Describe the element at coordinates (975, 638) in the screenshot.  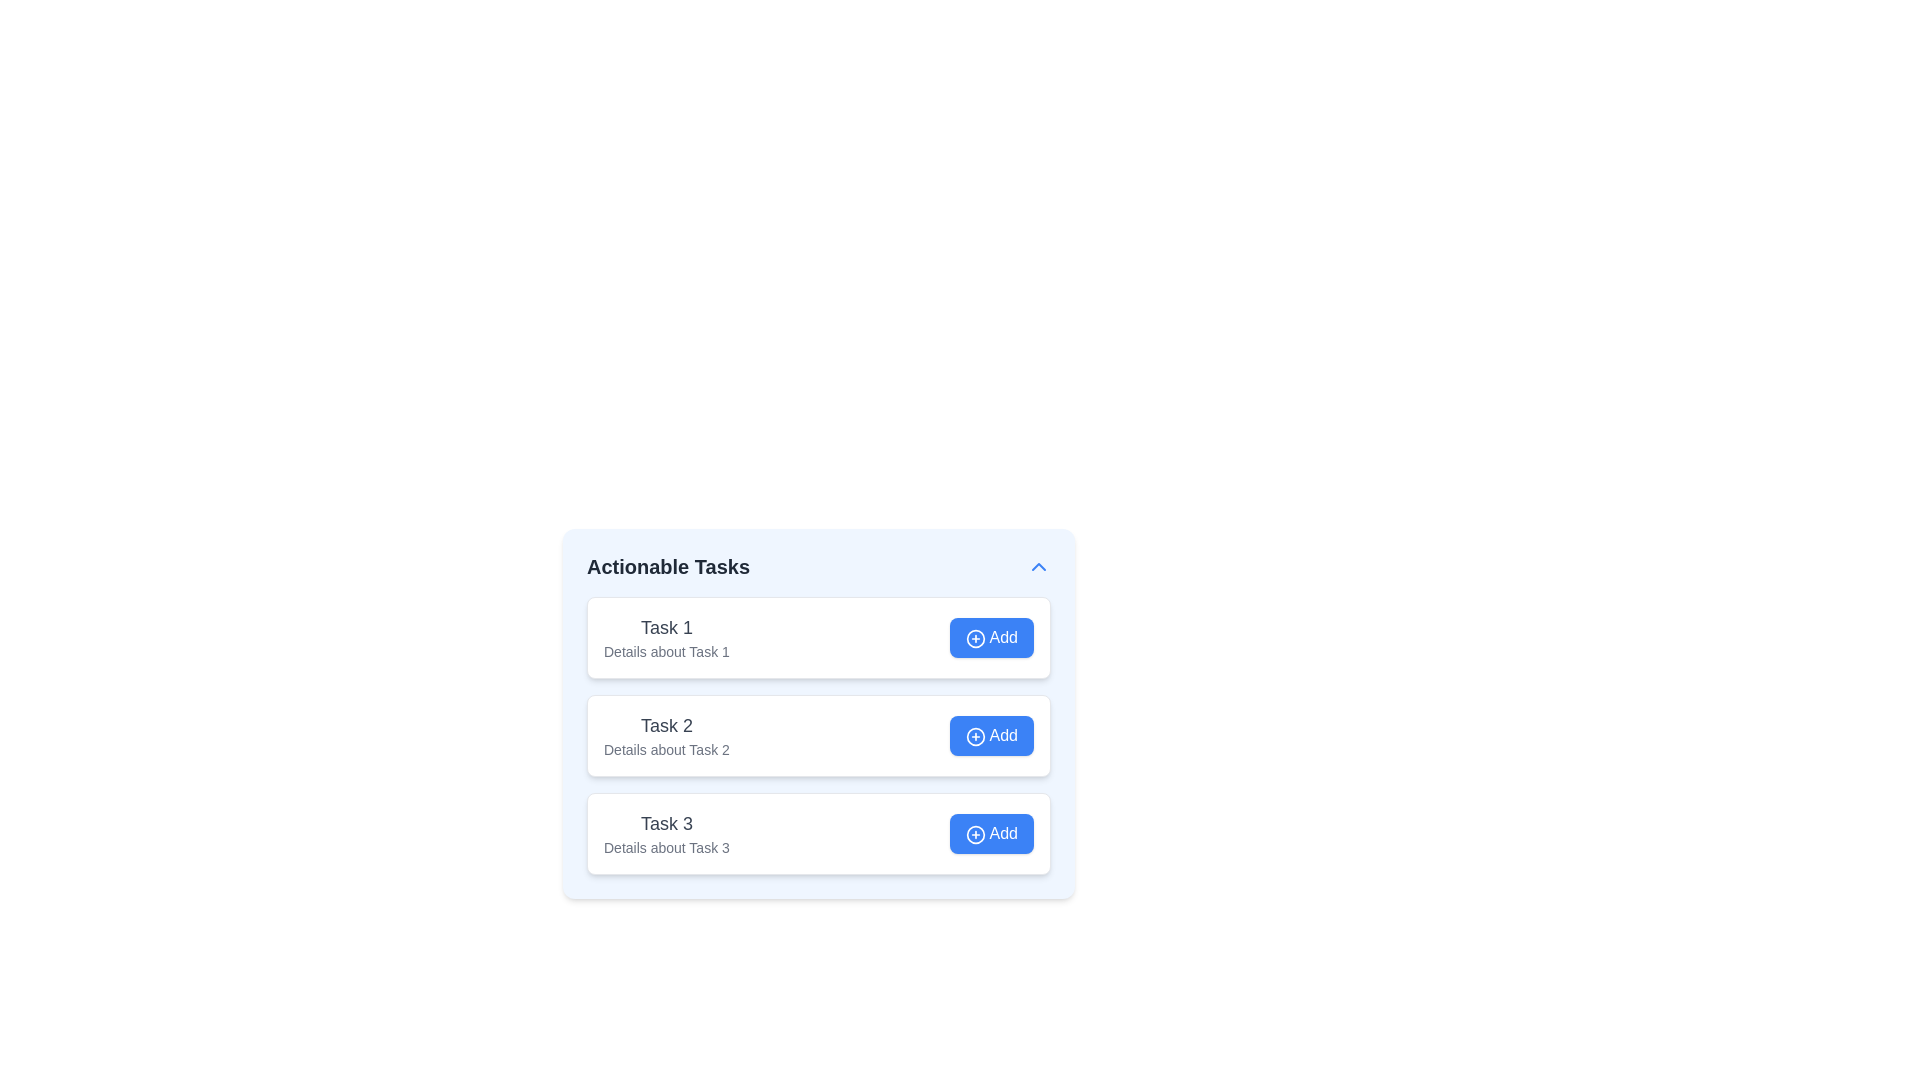
I see `the 'Add' icon located within the blue button to the right of the first task item in the 'Actionable Tasks' list` at that location.